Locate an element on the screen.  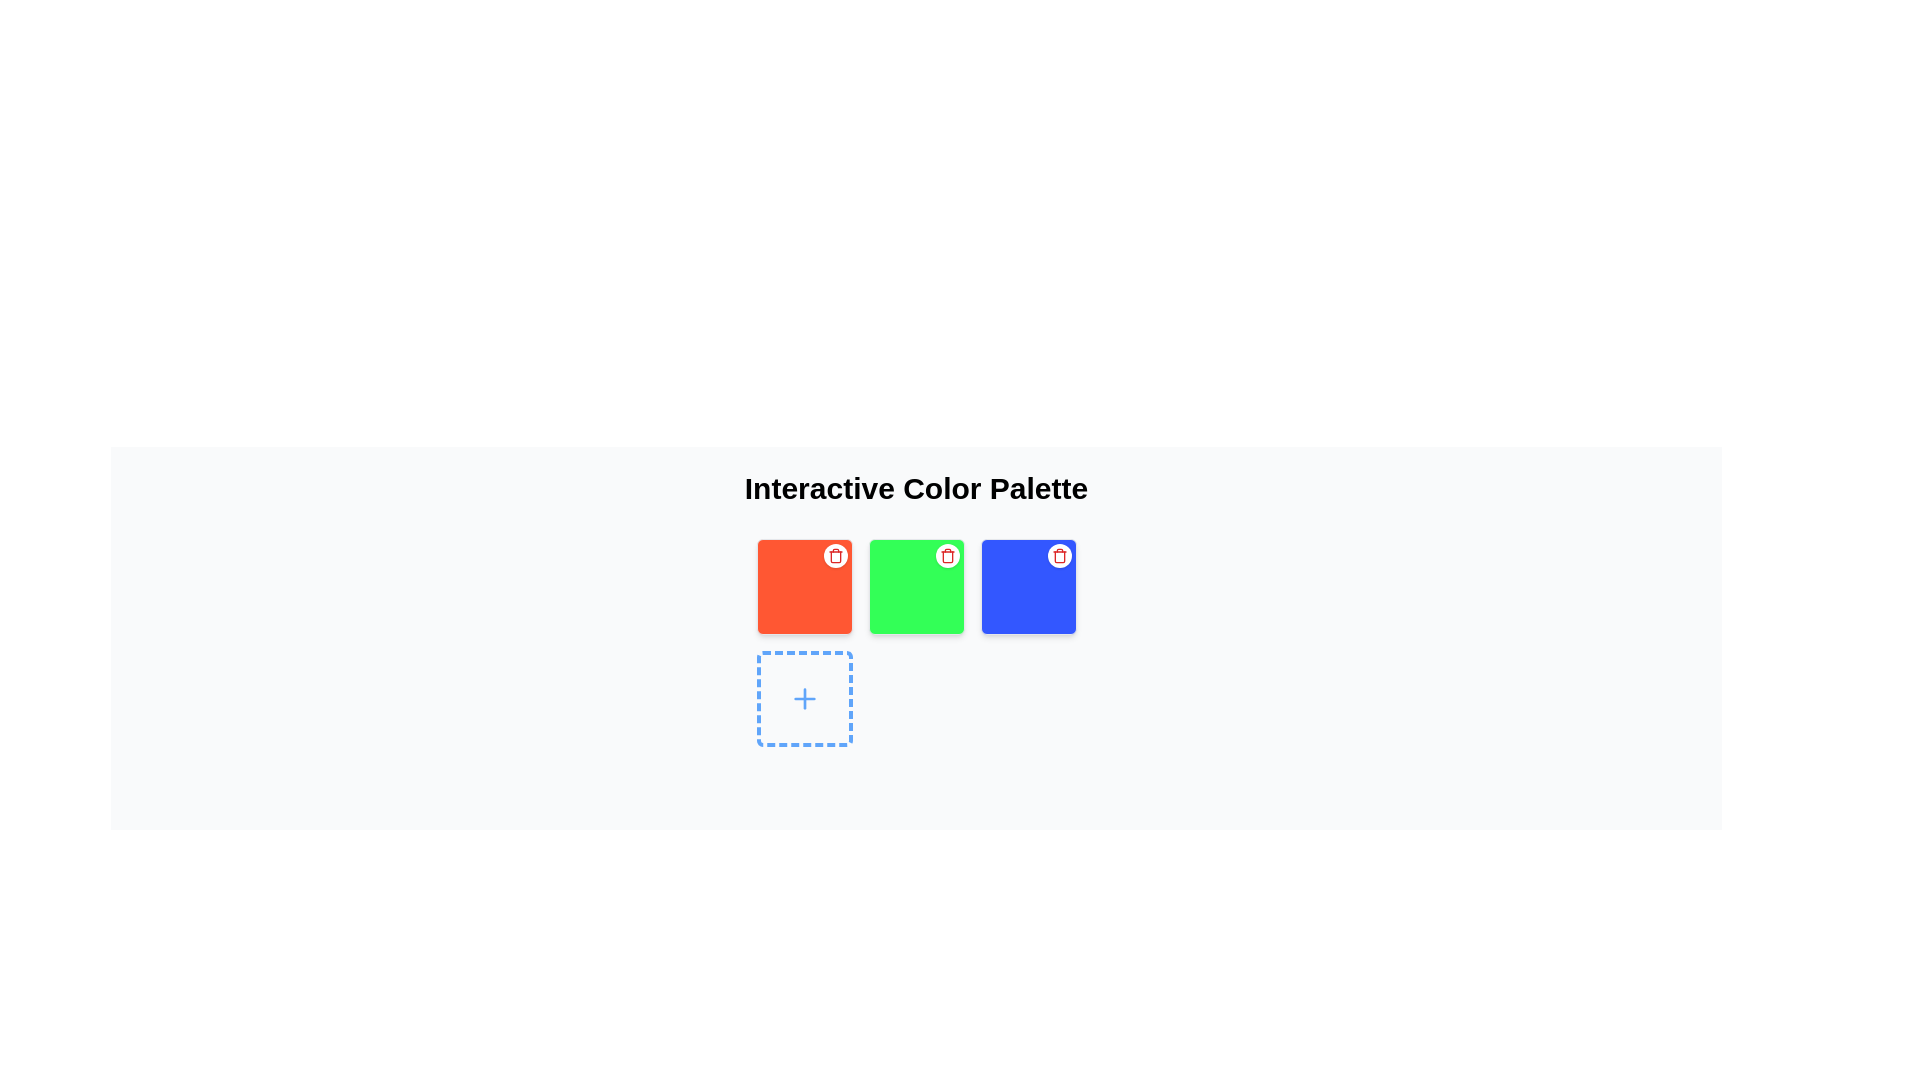
the delete button located in the top-right corner of the left-most red square box to potentially reveal additional information is located at coordinates (835, 555).